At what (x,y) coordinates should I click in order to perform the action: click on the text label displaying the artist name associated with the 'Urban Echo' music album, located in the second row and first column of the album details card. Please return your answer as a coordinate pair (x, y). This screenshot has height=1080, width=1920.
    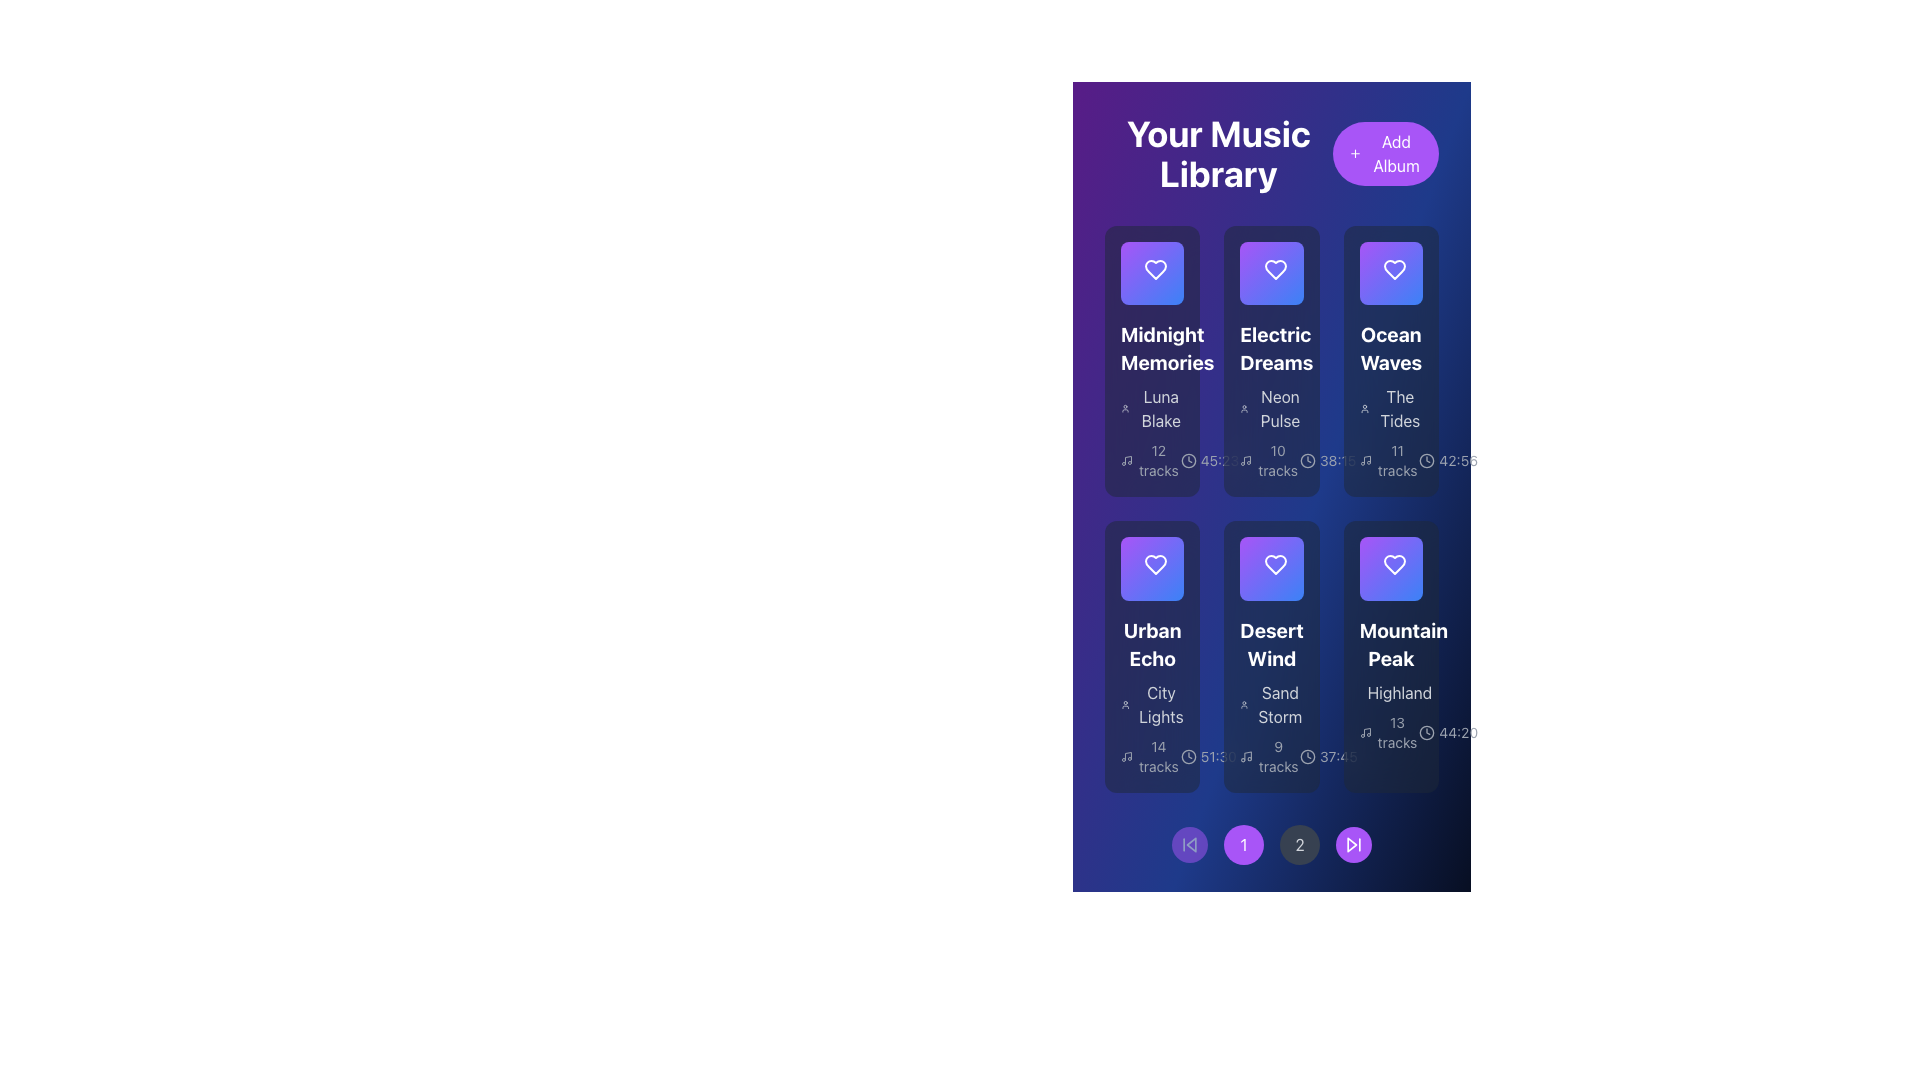
    Looking at the image, I should click on (1152, 695).